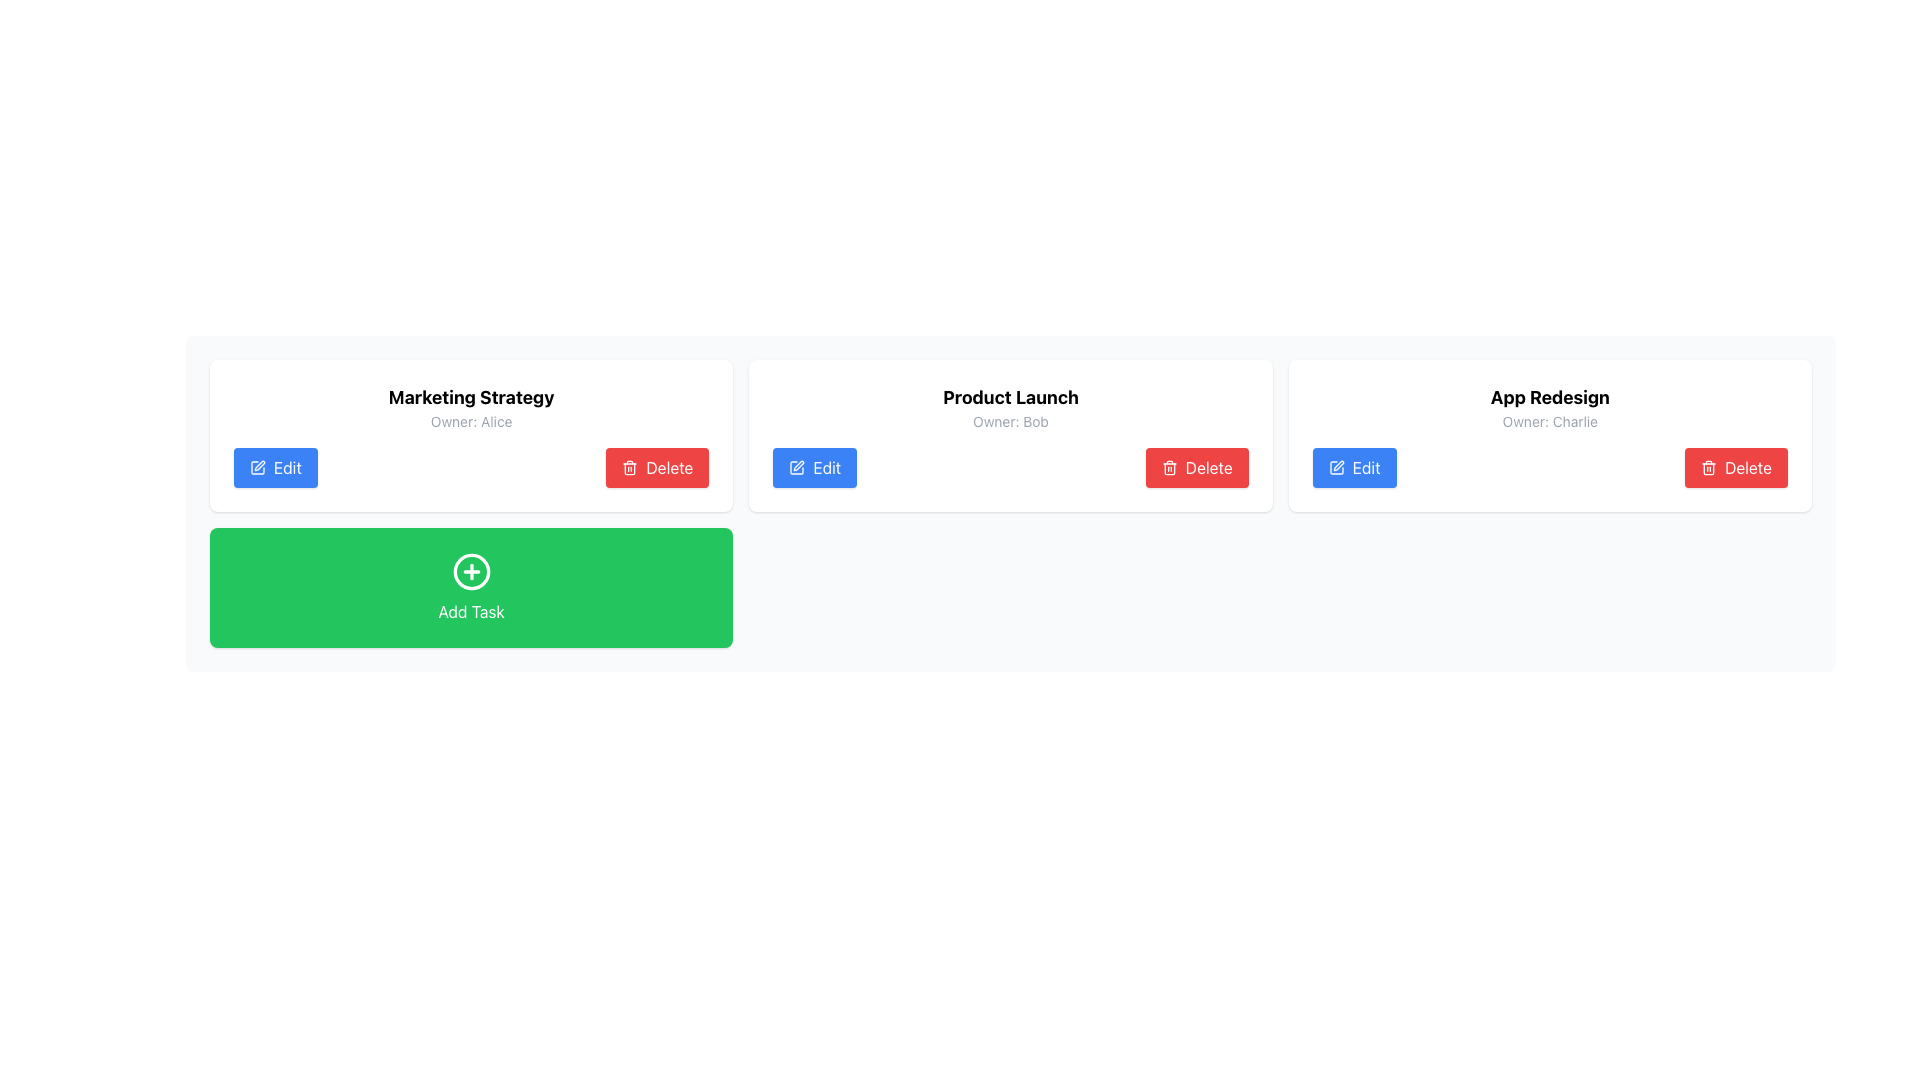 The width and height of the screenshot is (1920, 1080). What do you see at coordinates (1011, 420) in the screenshot?
I see `the Text Display element that provides descriptive information about the owner of the associated task or item in the card, located beneath the title 'Product Launch' and above the 'Edit' and 'Delete' buttons in the middle card` at bounding box center [1011, 420].